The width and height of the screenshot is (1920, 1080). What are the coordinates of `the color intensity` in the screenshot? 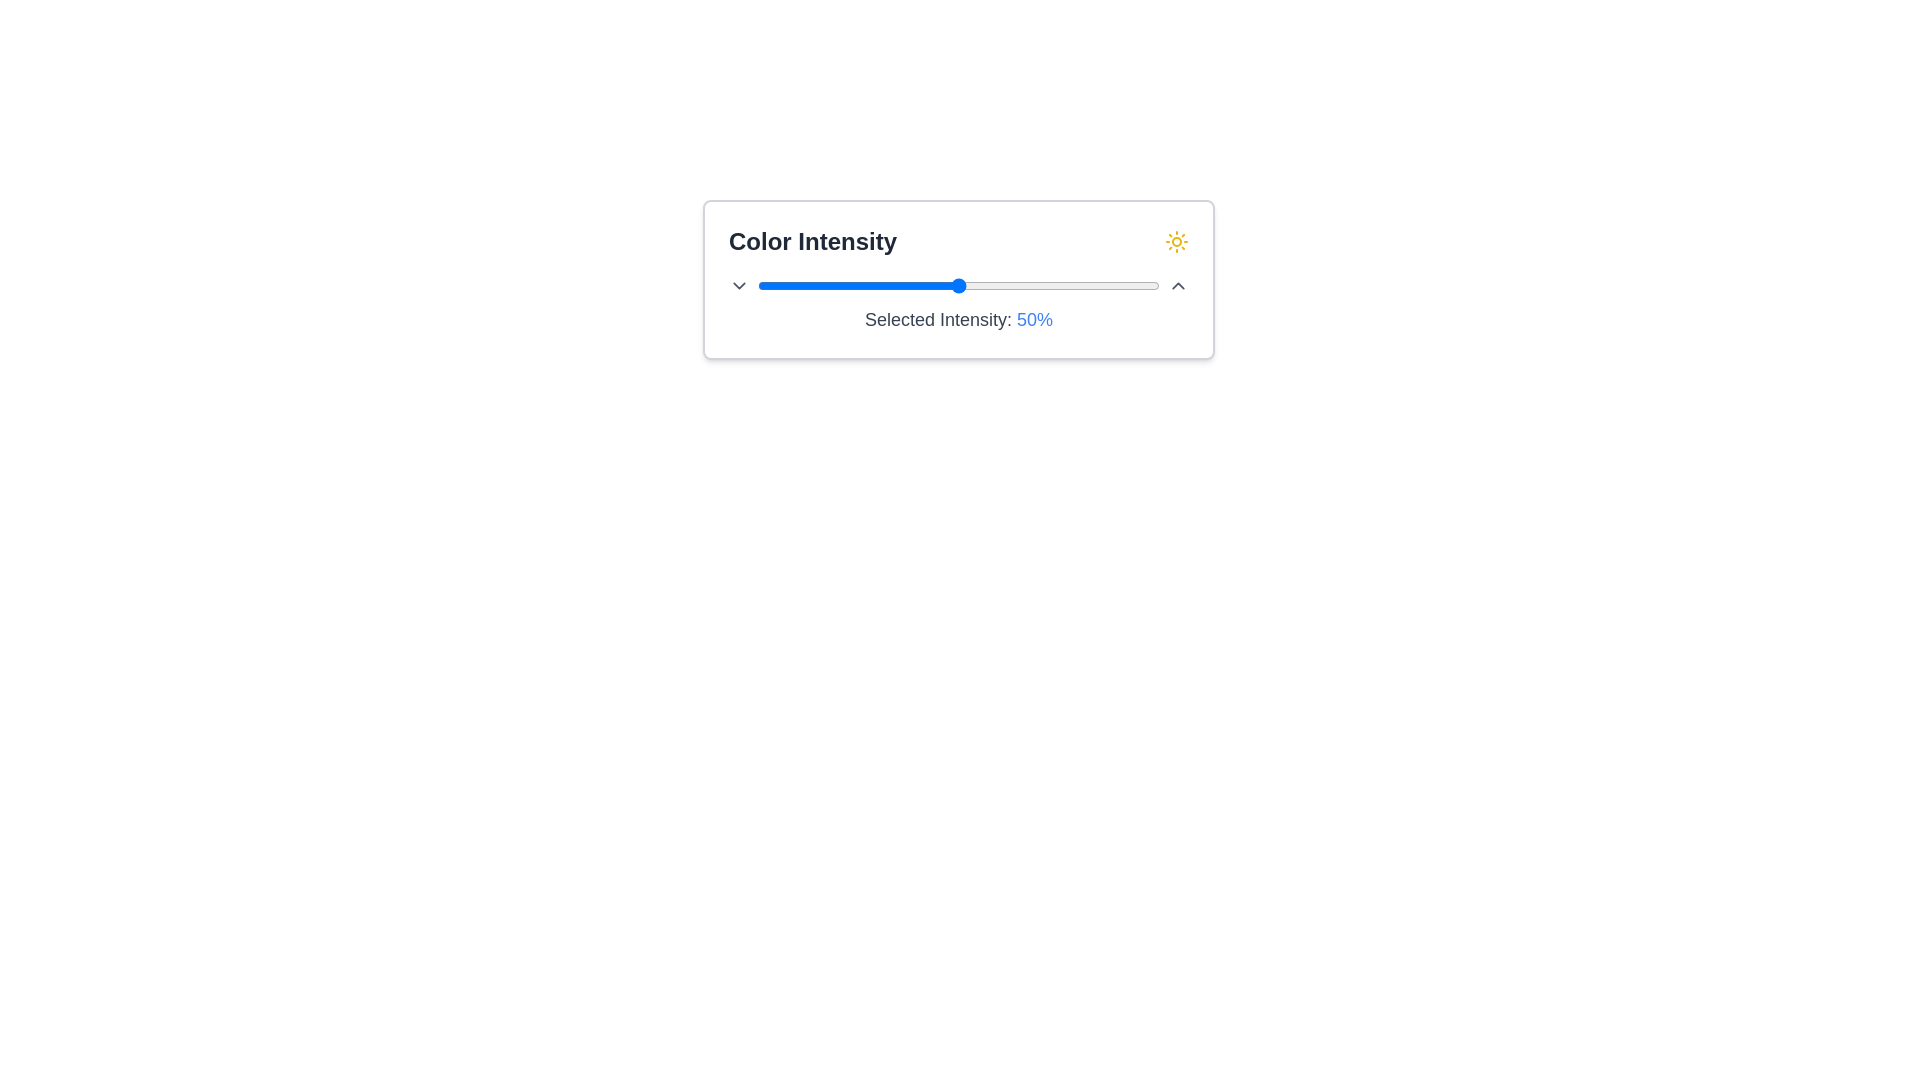 It's located at (781, 285).